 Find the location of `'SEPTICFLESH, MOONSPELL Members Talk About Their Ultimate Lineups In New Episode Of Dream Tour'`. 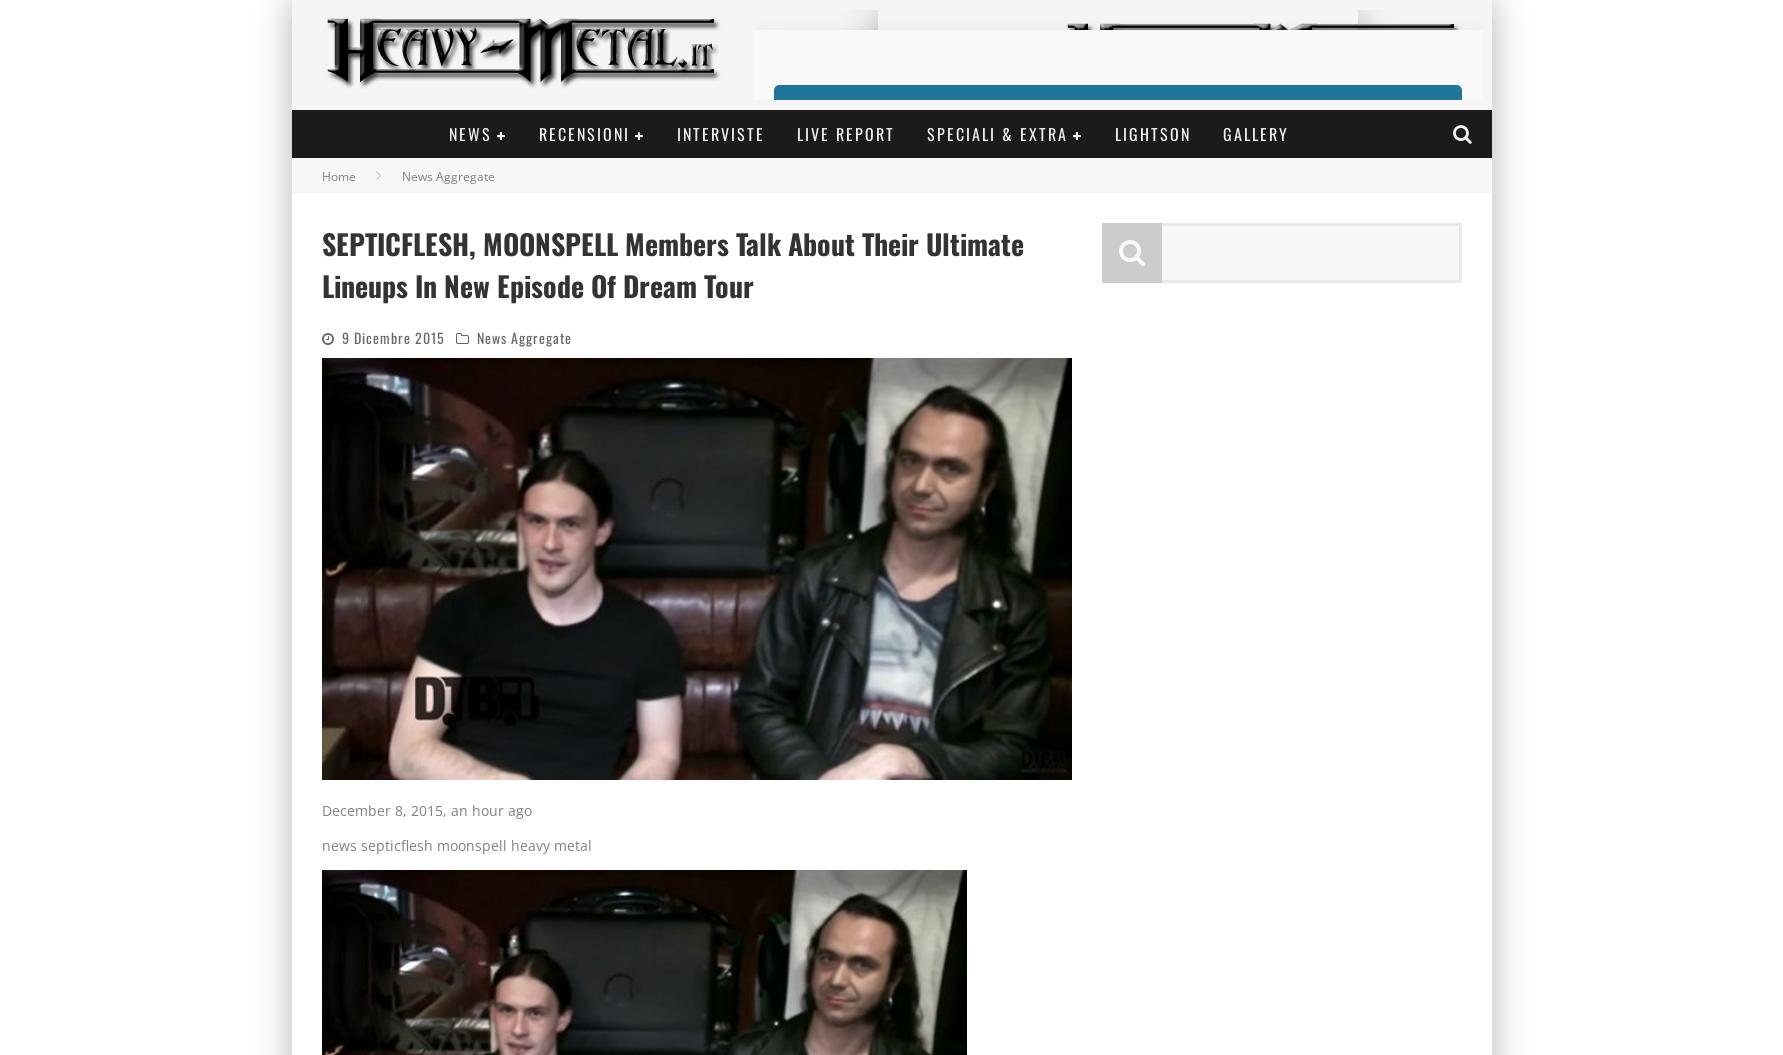

'SEPTICFLESH, MOONSPELL Members Talk About Their Ultimate Lineups In New Episode Of Dream Tour' is located at coordinates (672, 264).